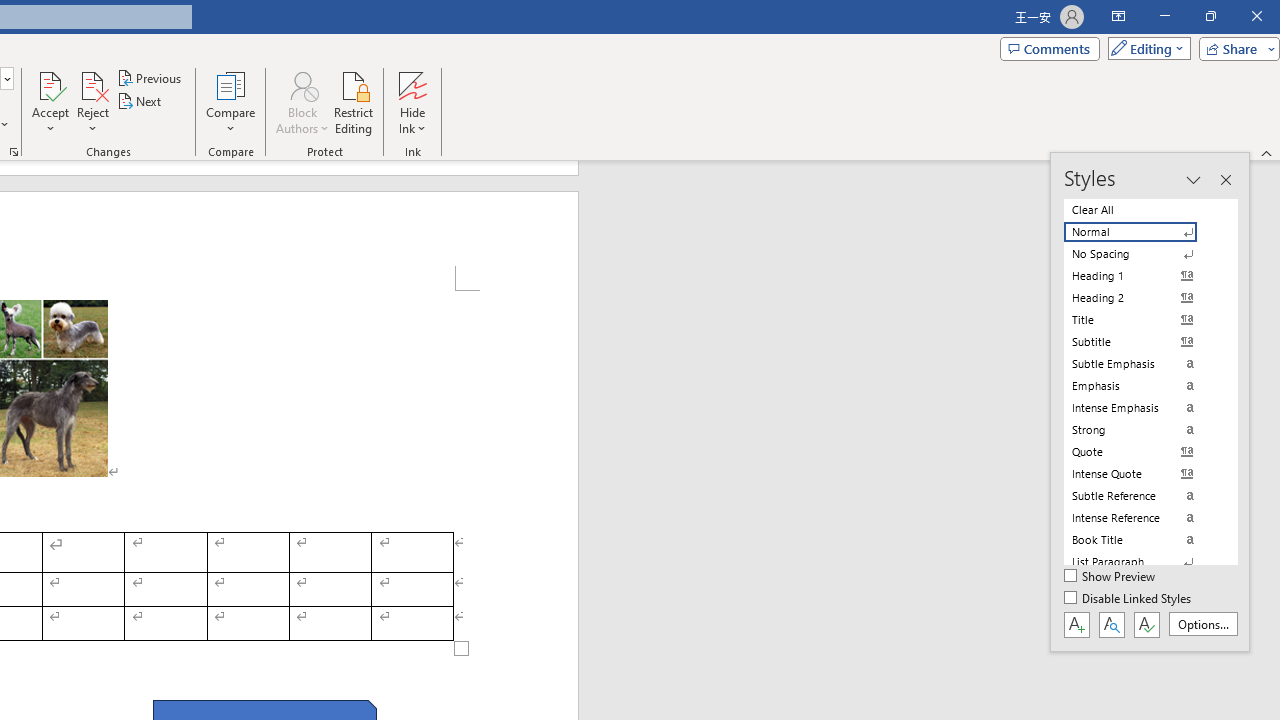  I want to click on 'Collapse the Ribbon', so click(1266, 152).